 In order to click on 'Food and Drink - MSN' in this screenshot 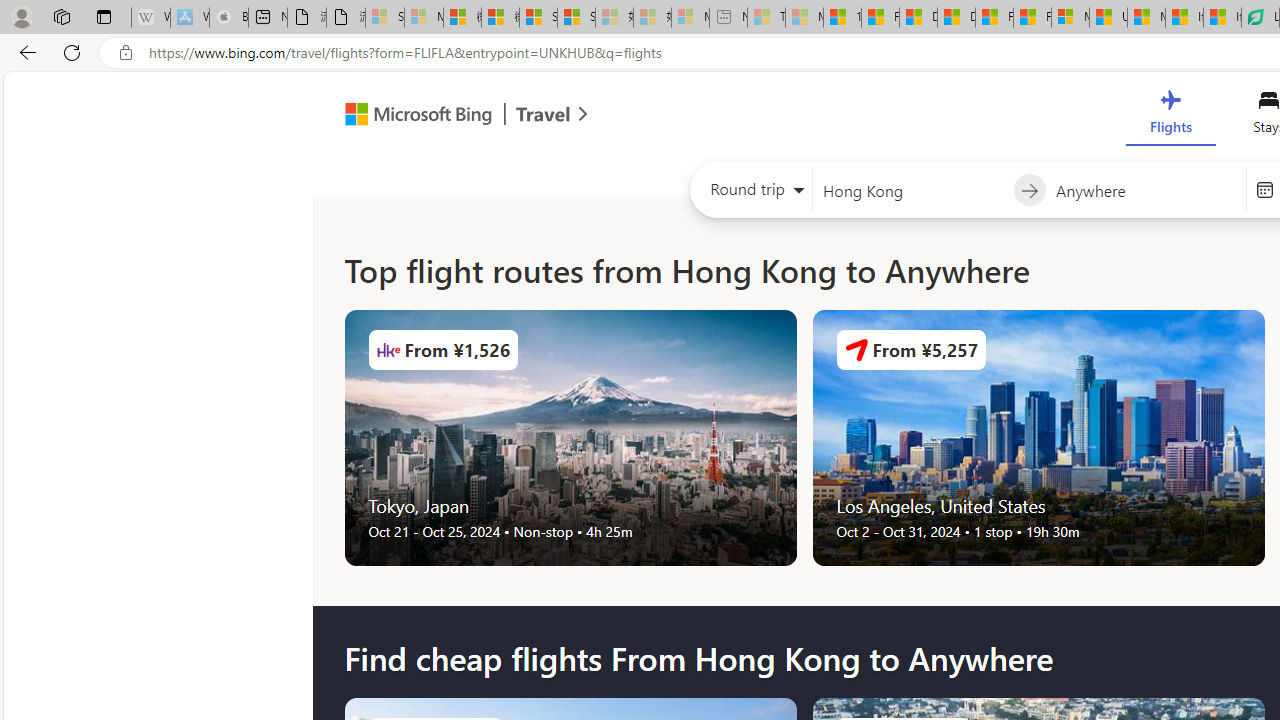, I will do `click(880, 17)`.